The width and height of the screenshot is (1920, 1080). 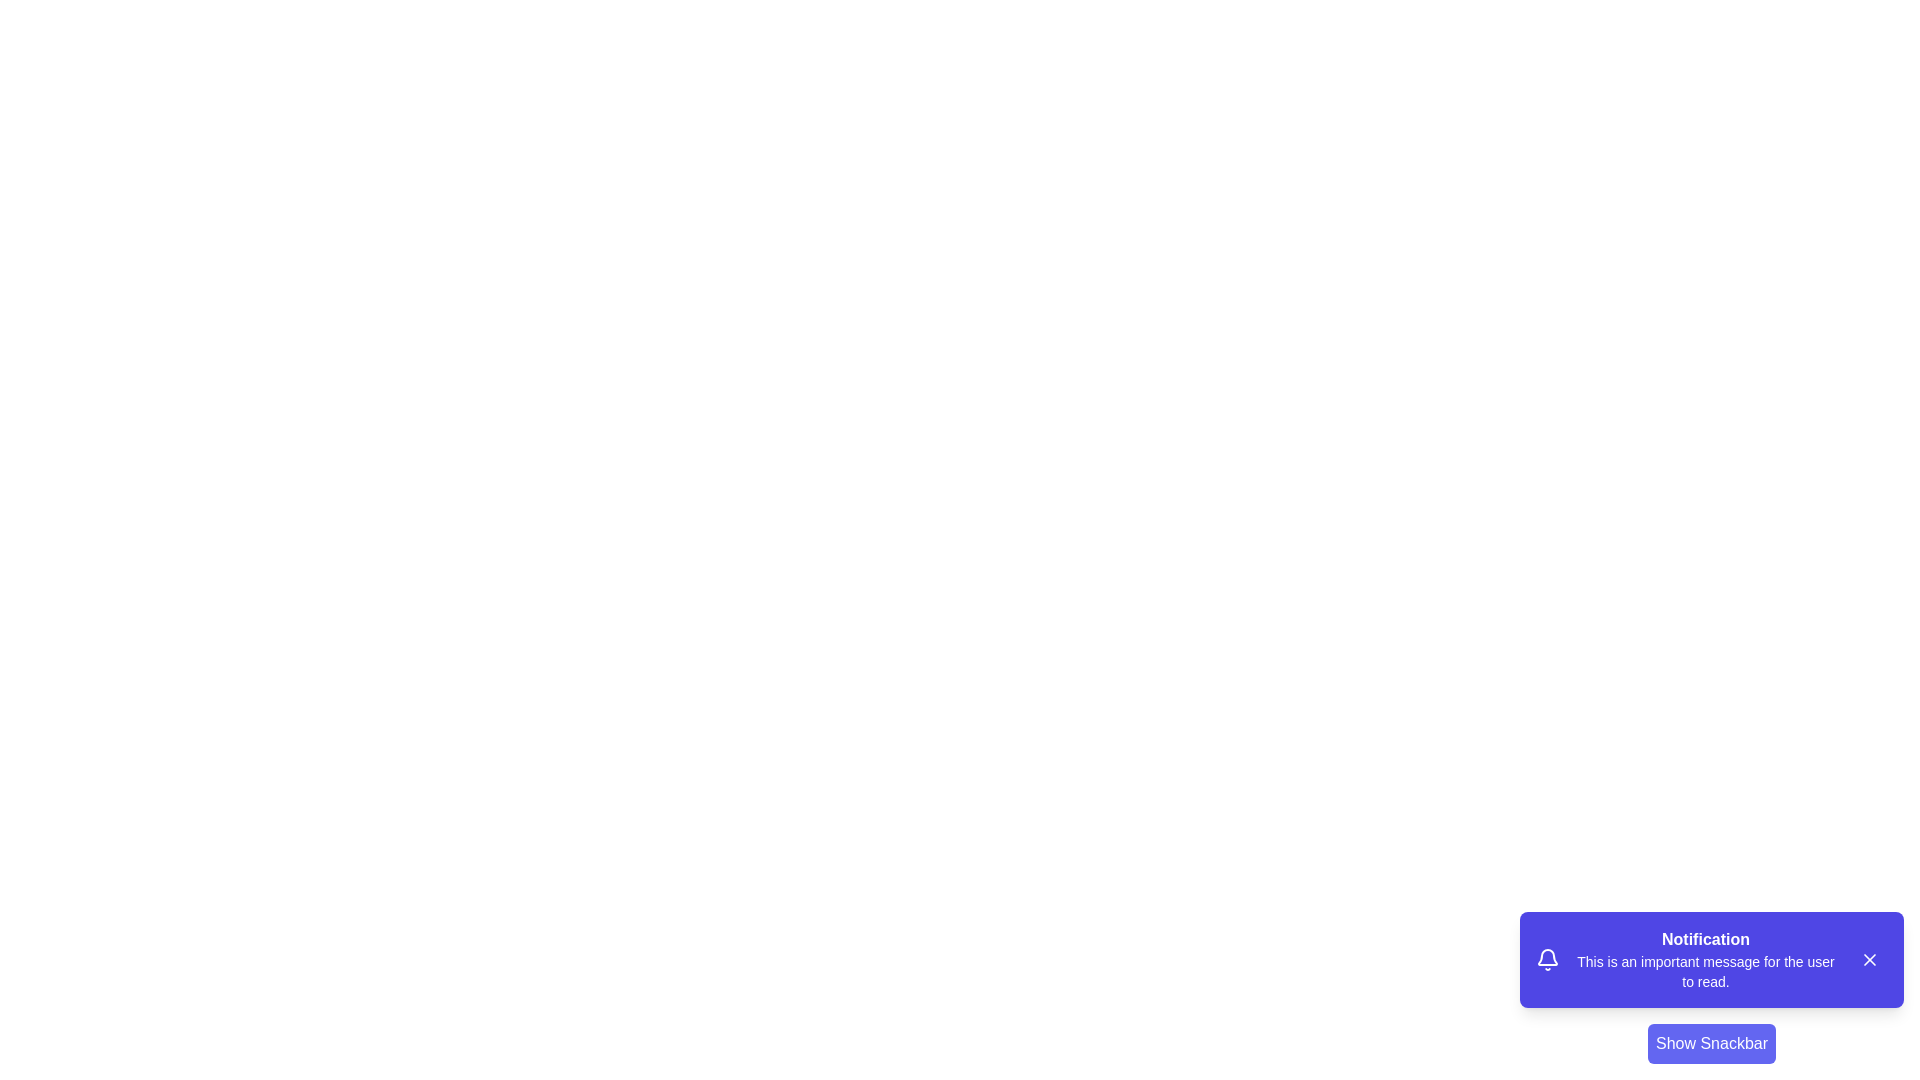 I want to click on the close icon, which is a small diagonal cross ('X') symbol located in the top-right corner of the purple notification banner, to trigger a visual response, so click(x=1869, y=959).